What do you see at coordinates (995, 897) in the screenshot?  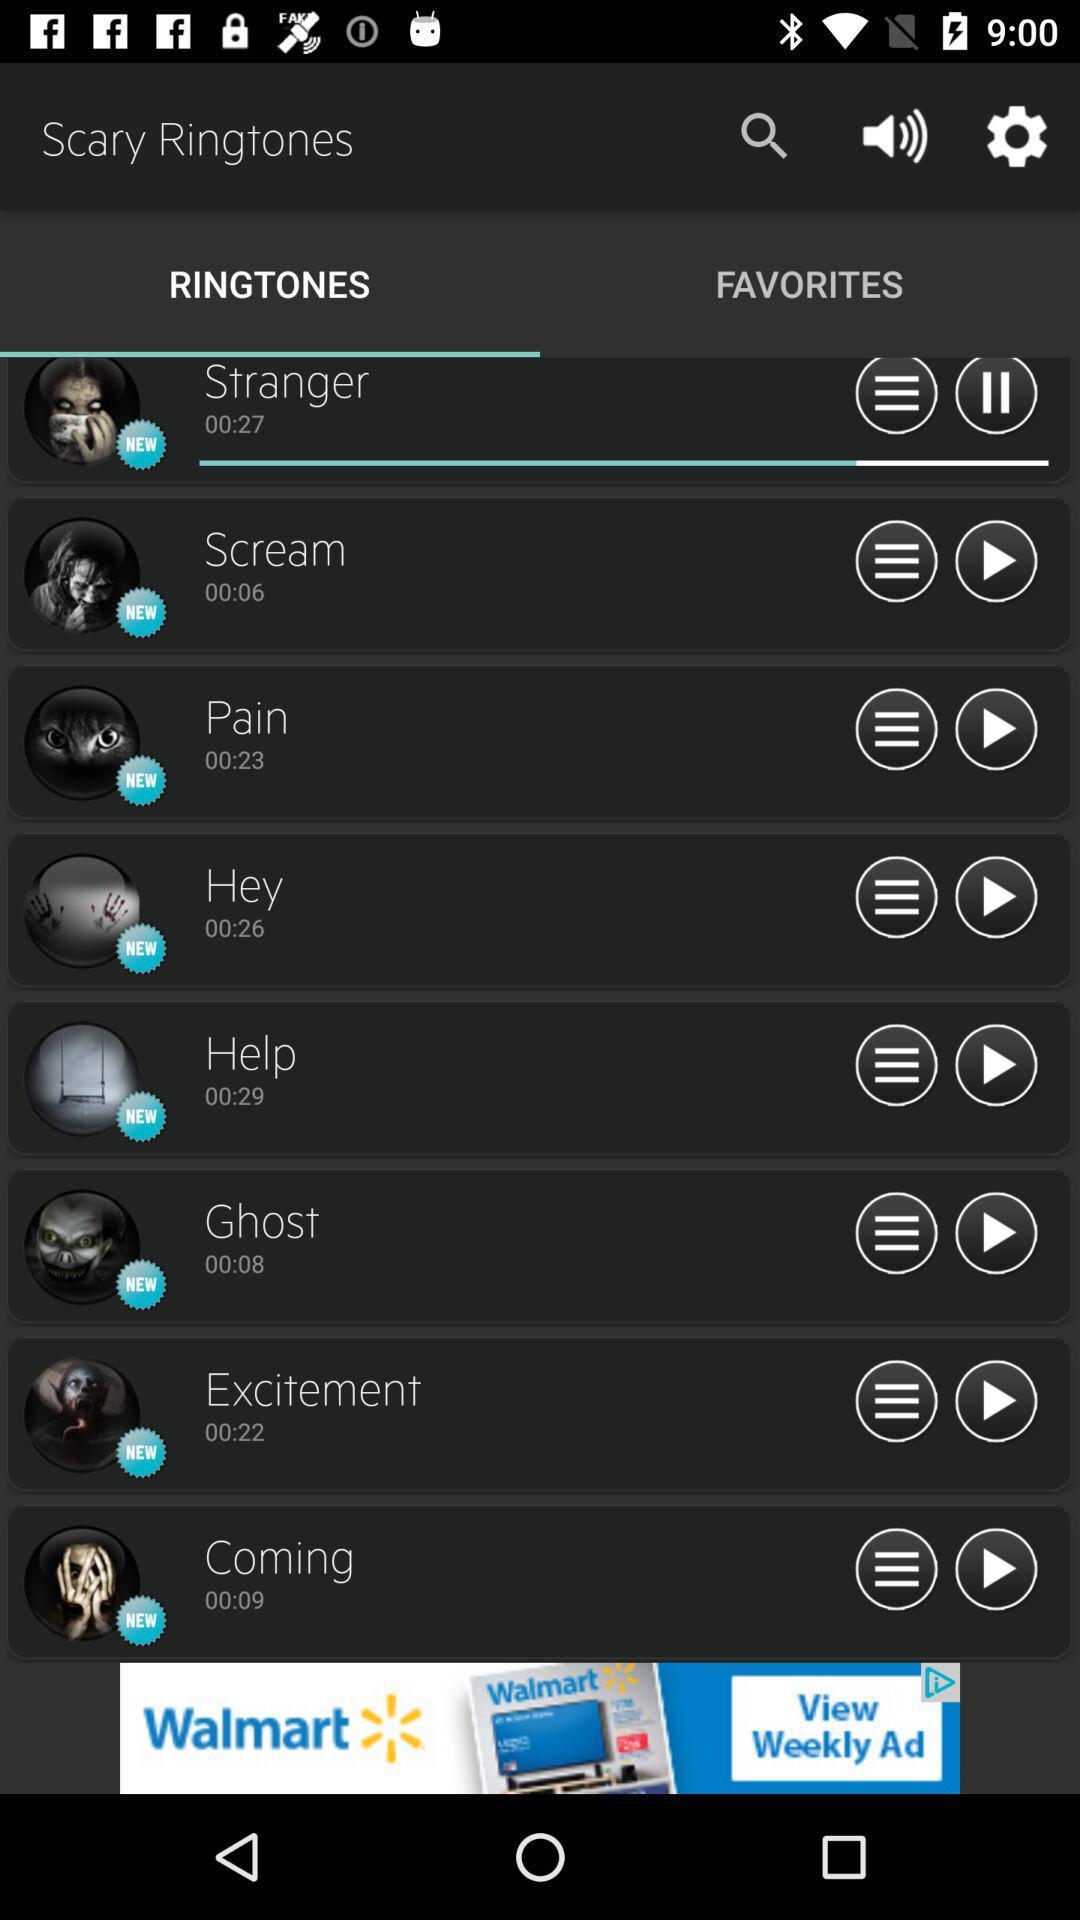 I see `the suggested song` at bounding box center [995, 897].